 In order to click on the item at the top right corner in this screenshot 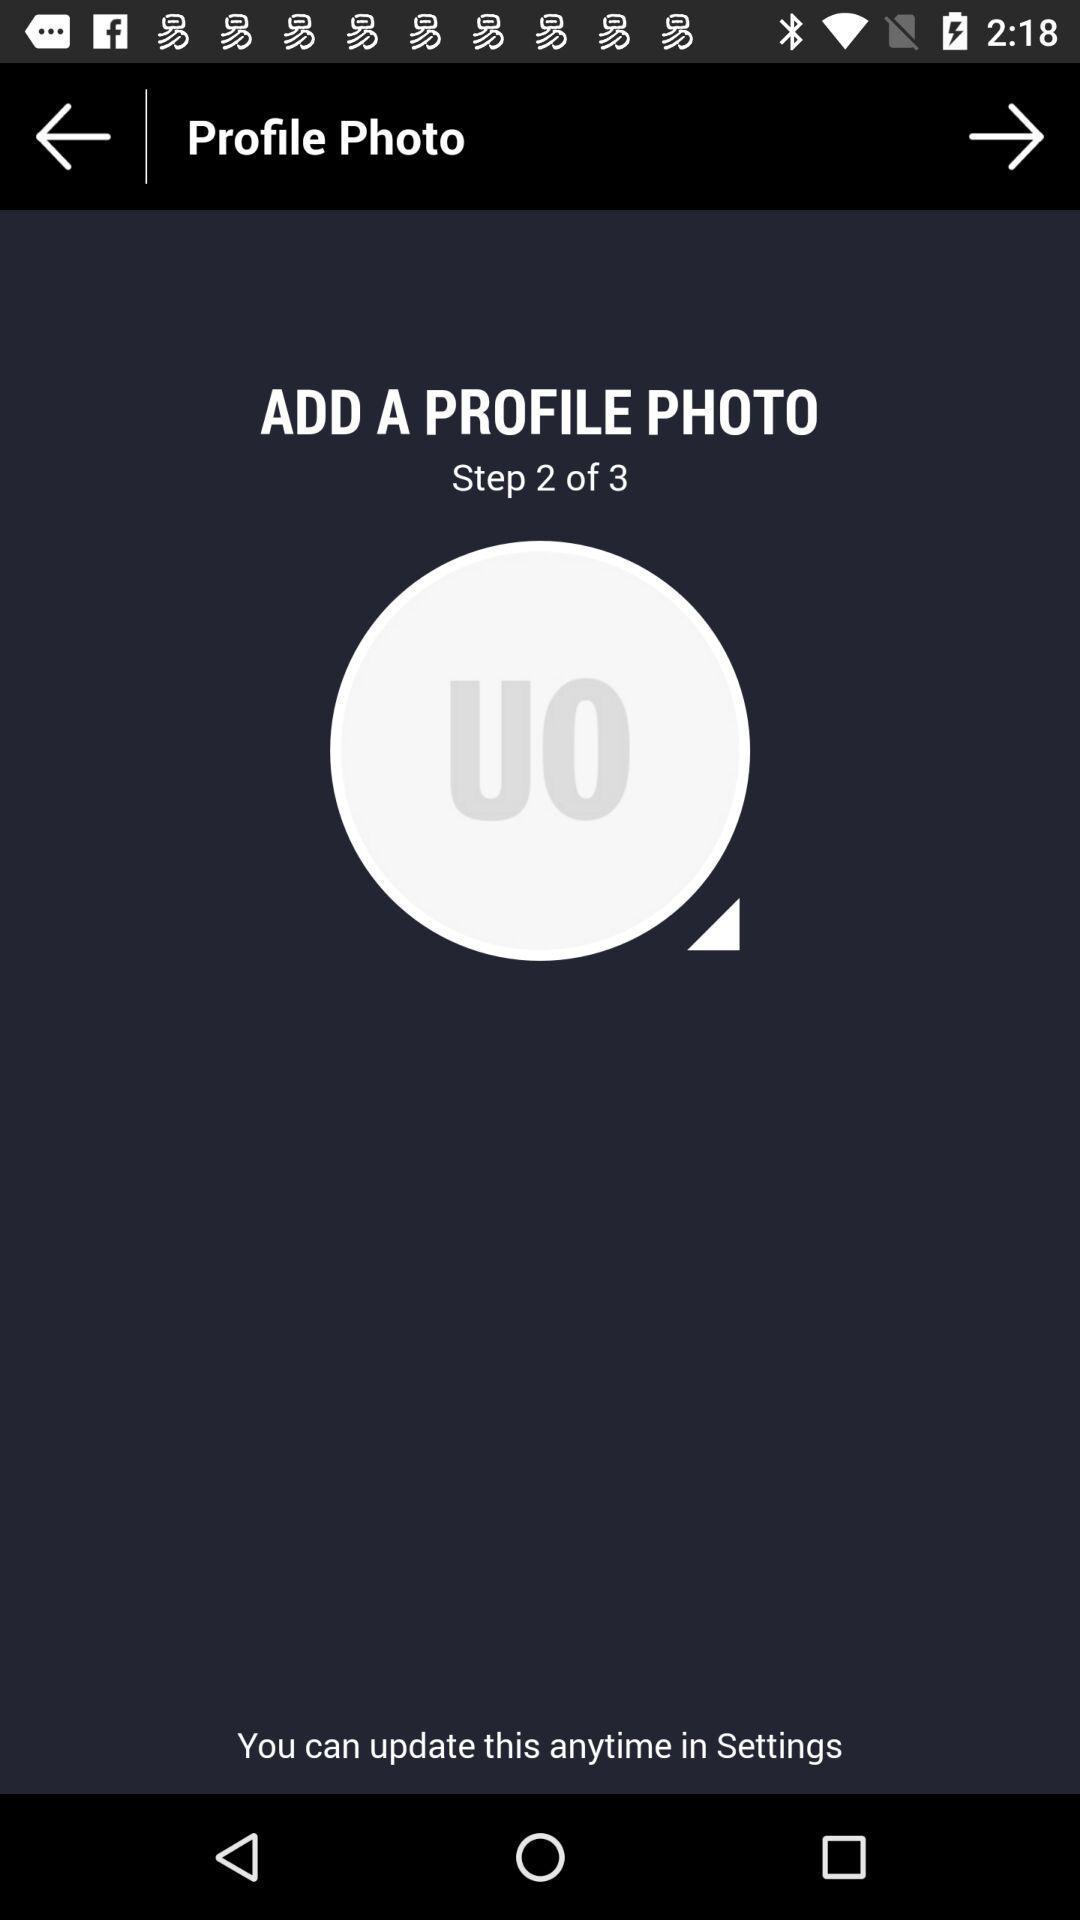, I will do `click(1006, 135)`.